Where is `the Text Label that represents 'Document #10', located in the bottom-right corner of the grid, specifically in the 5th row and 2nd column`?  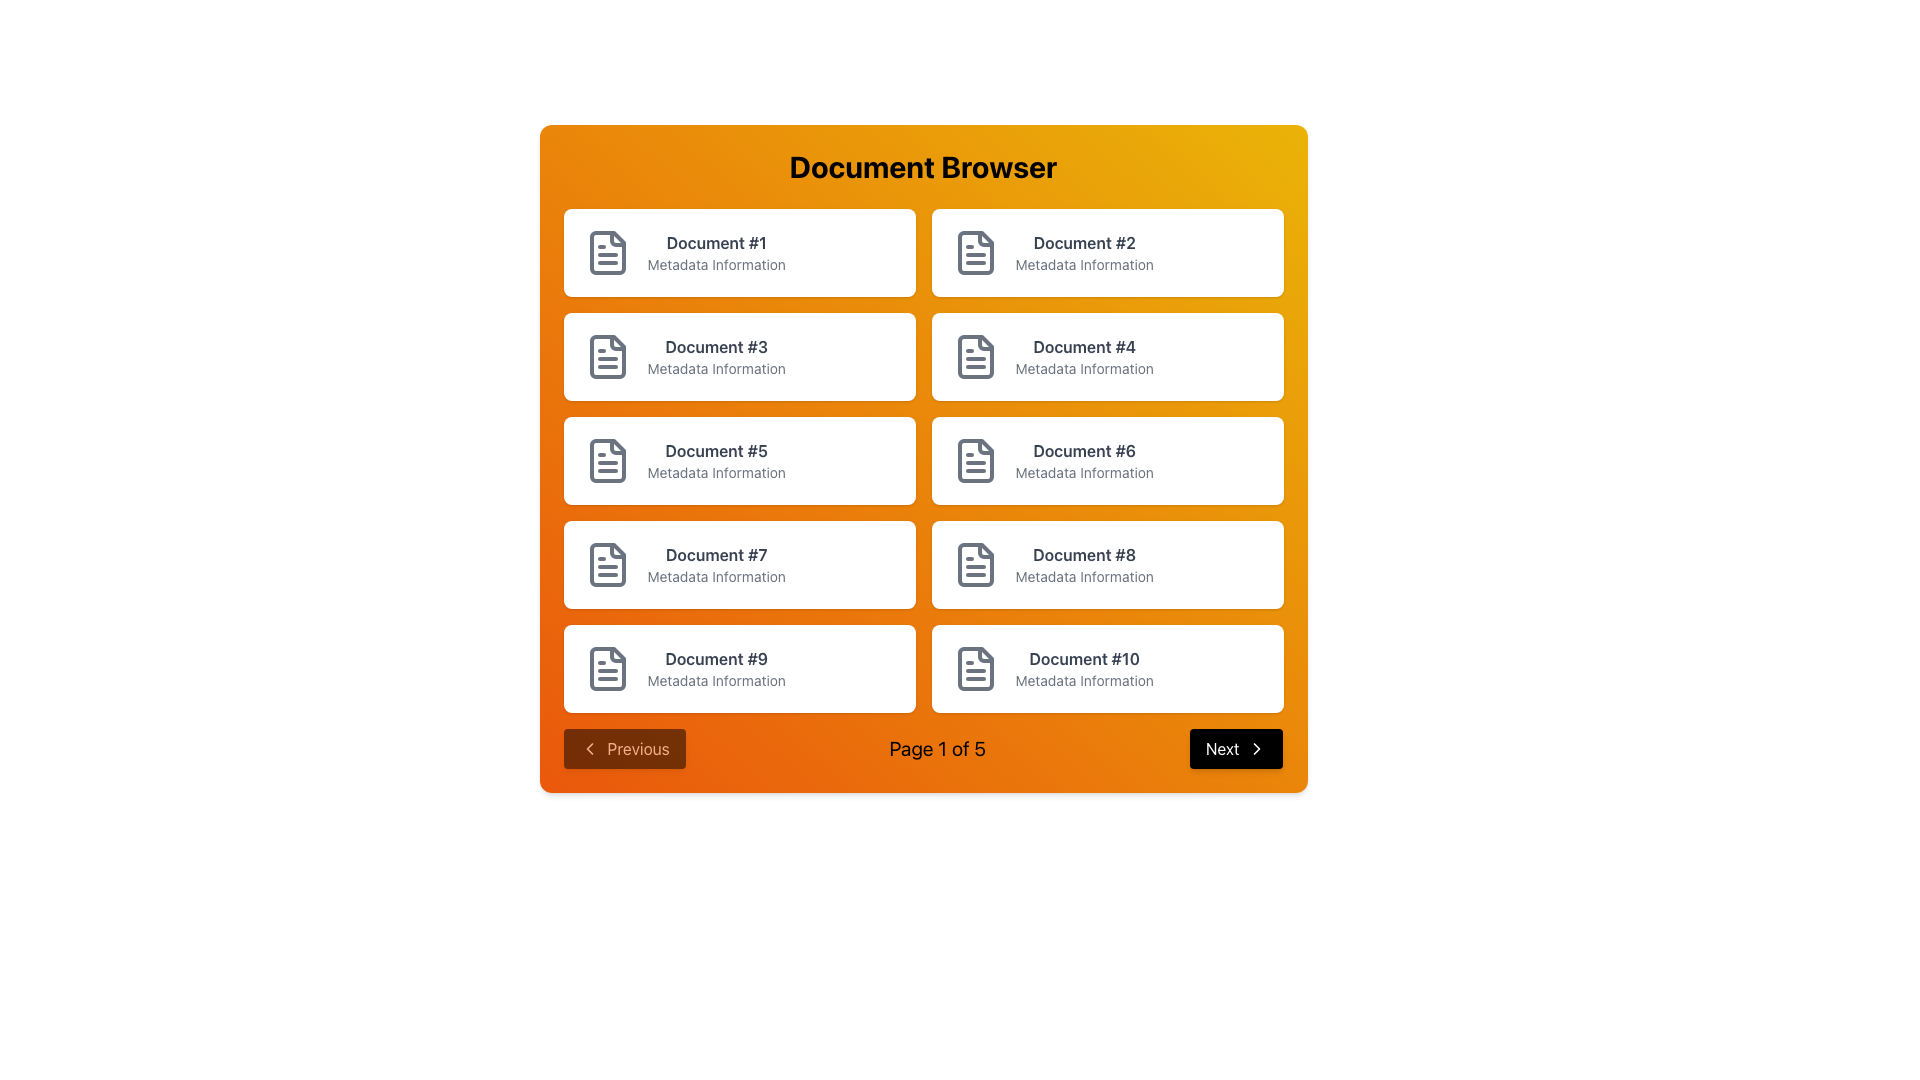 the Text Label that represents 'Document #10', located in the bottom-right corner of the grid, specifically in the 5th row and 2nd column is located at coordinates (1083, 668).